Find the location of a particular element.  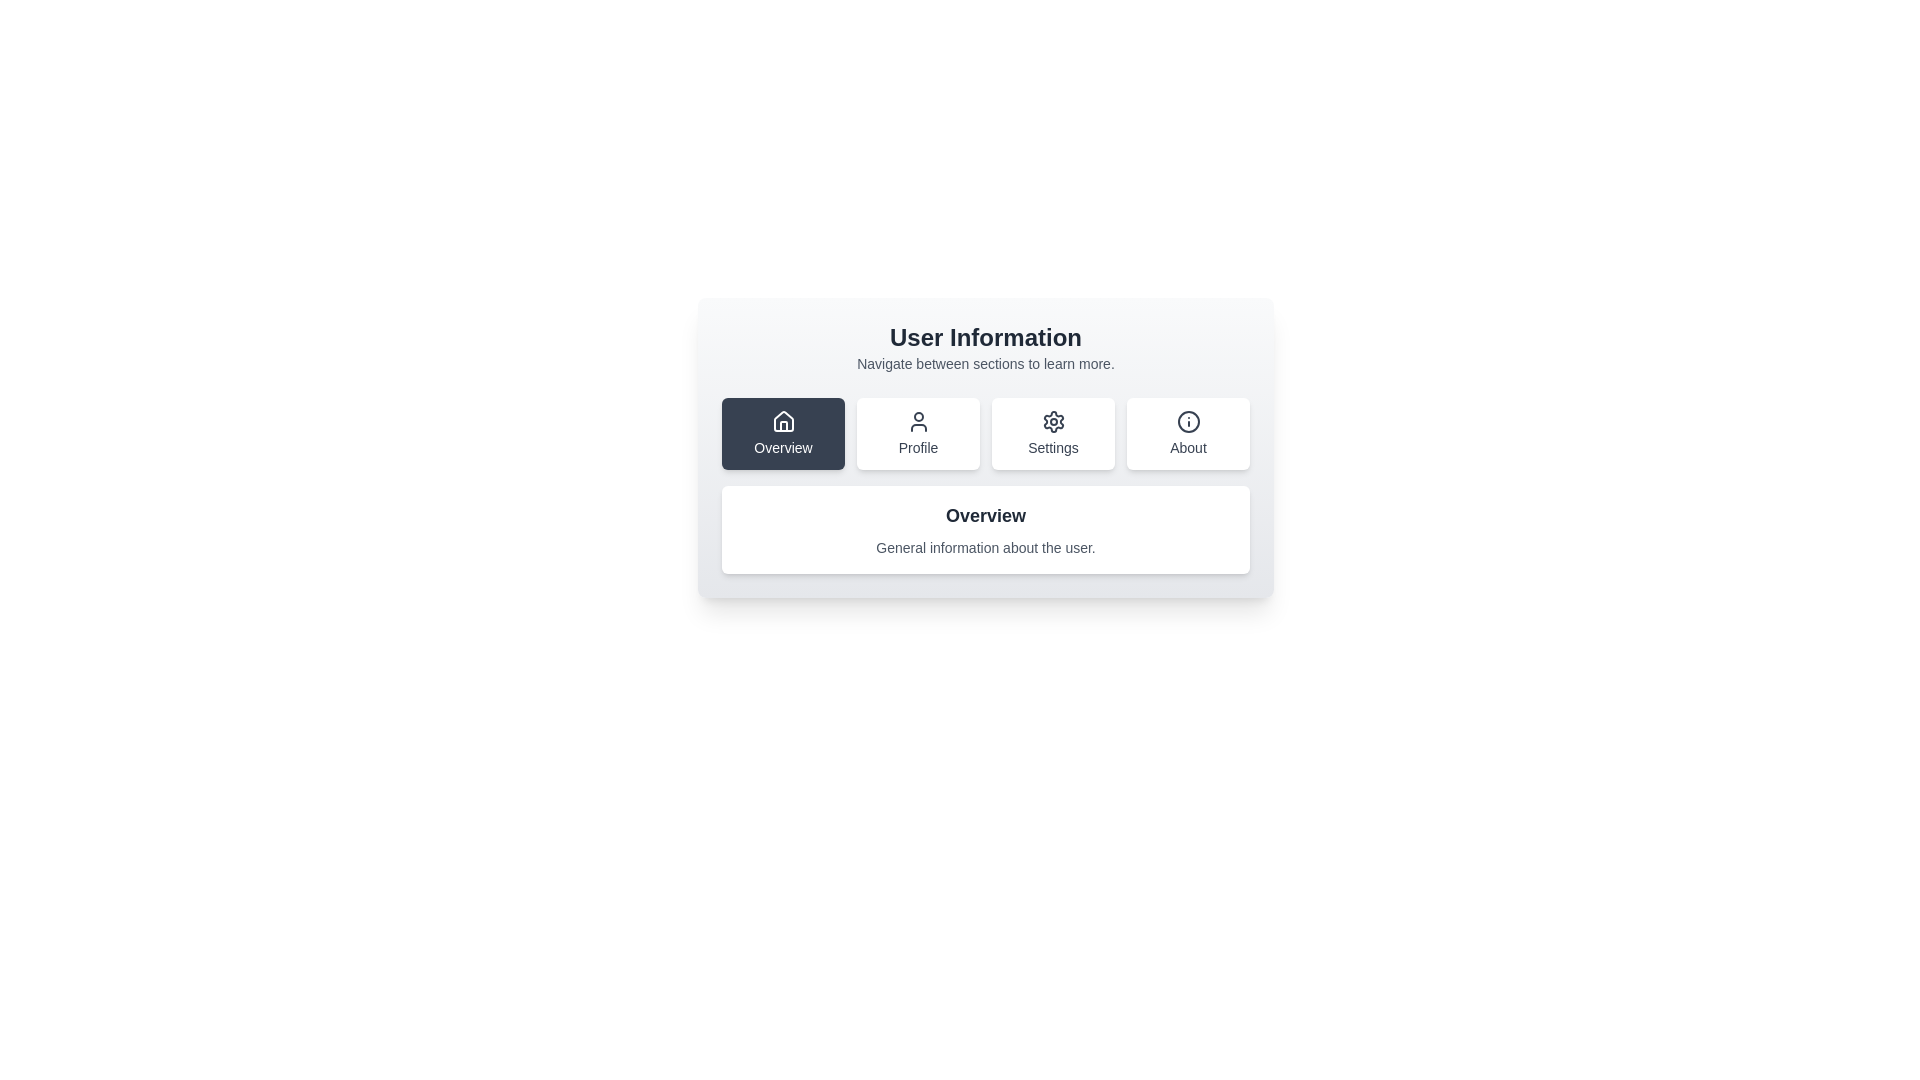

the 'Overview' button located in the navigation menu, identified by its home icon is located at coordinates (782, 420).